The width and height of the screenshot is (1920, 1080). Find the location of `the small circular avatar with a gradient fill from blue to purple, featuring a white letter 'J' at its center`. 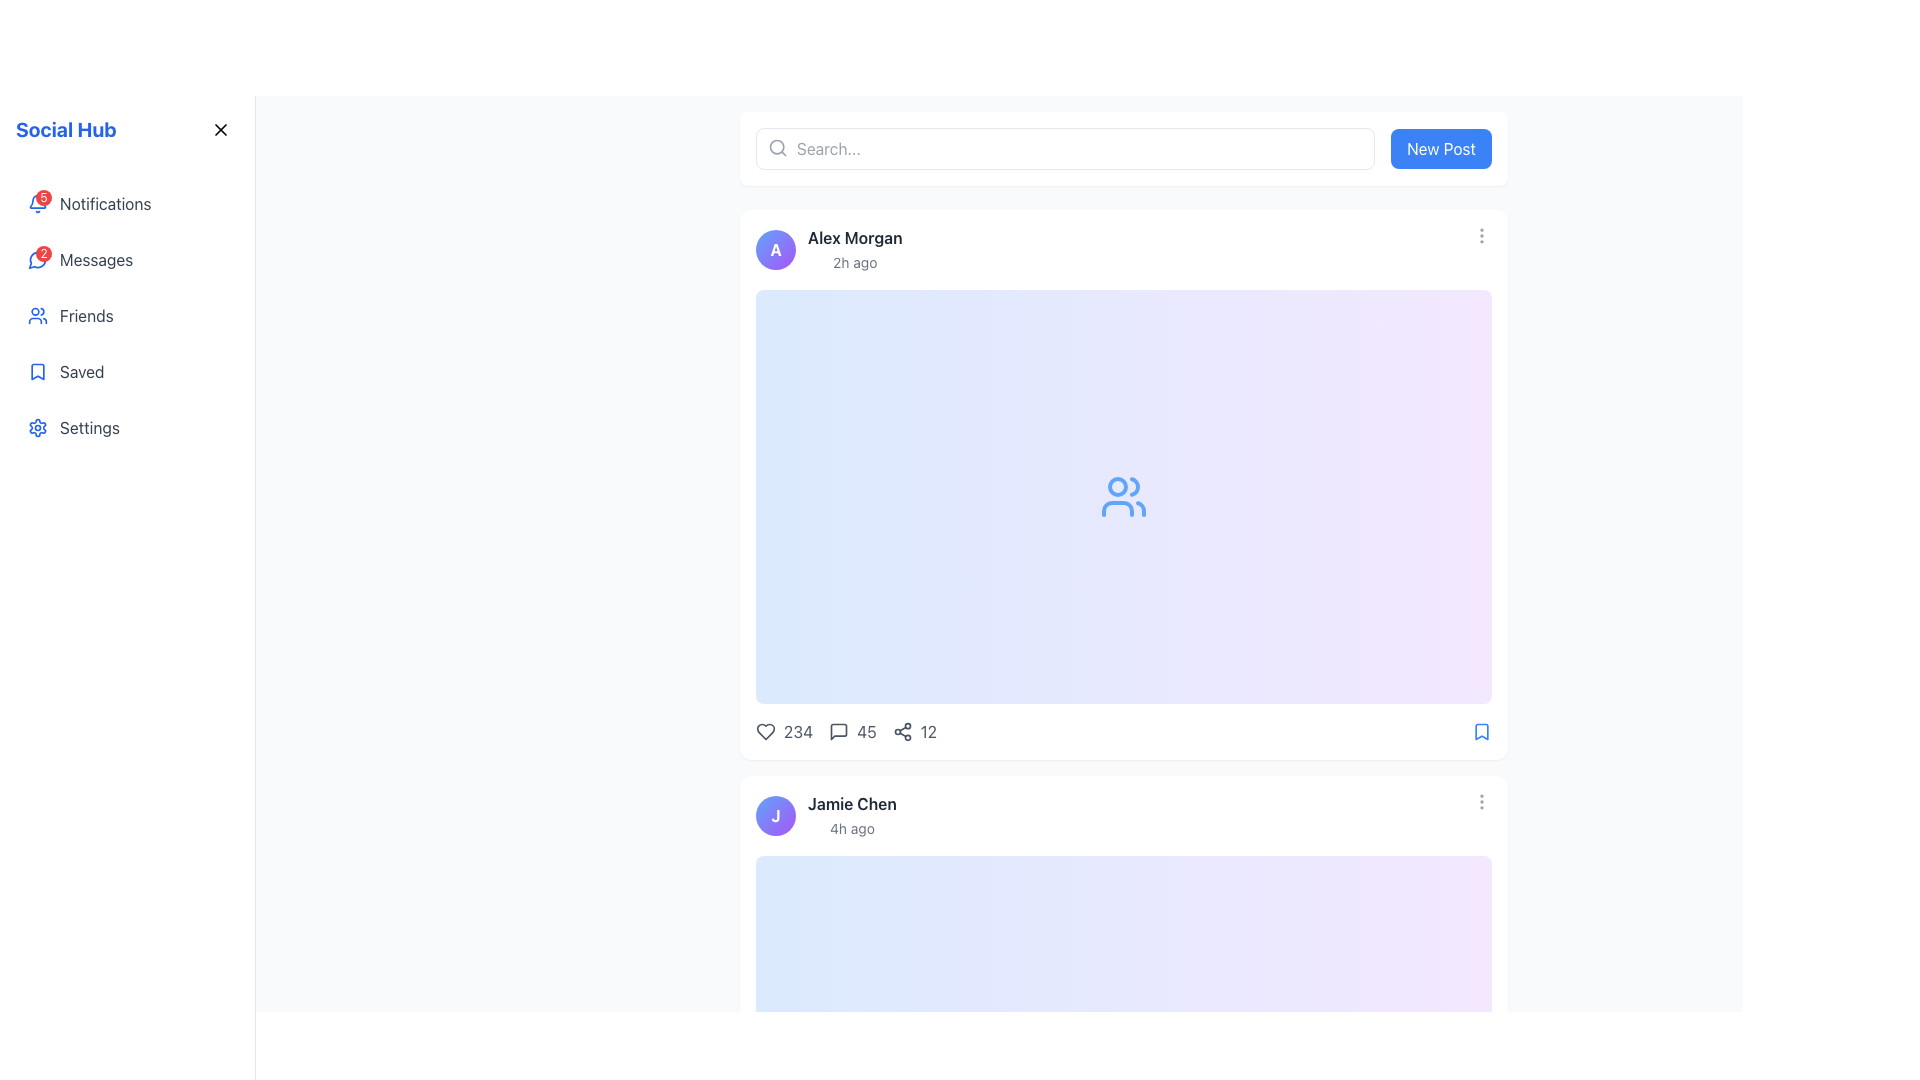

the small circular avatar with a gradient fill from blue to purple, featuring a white letter 'J' at its center is located at coordinates (775, 816).